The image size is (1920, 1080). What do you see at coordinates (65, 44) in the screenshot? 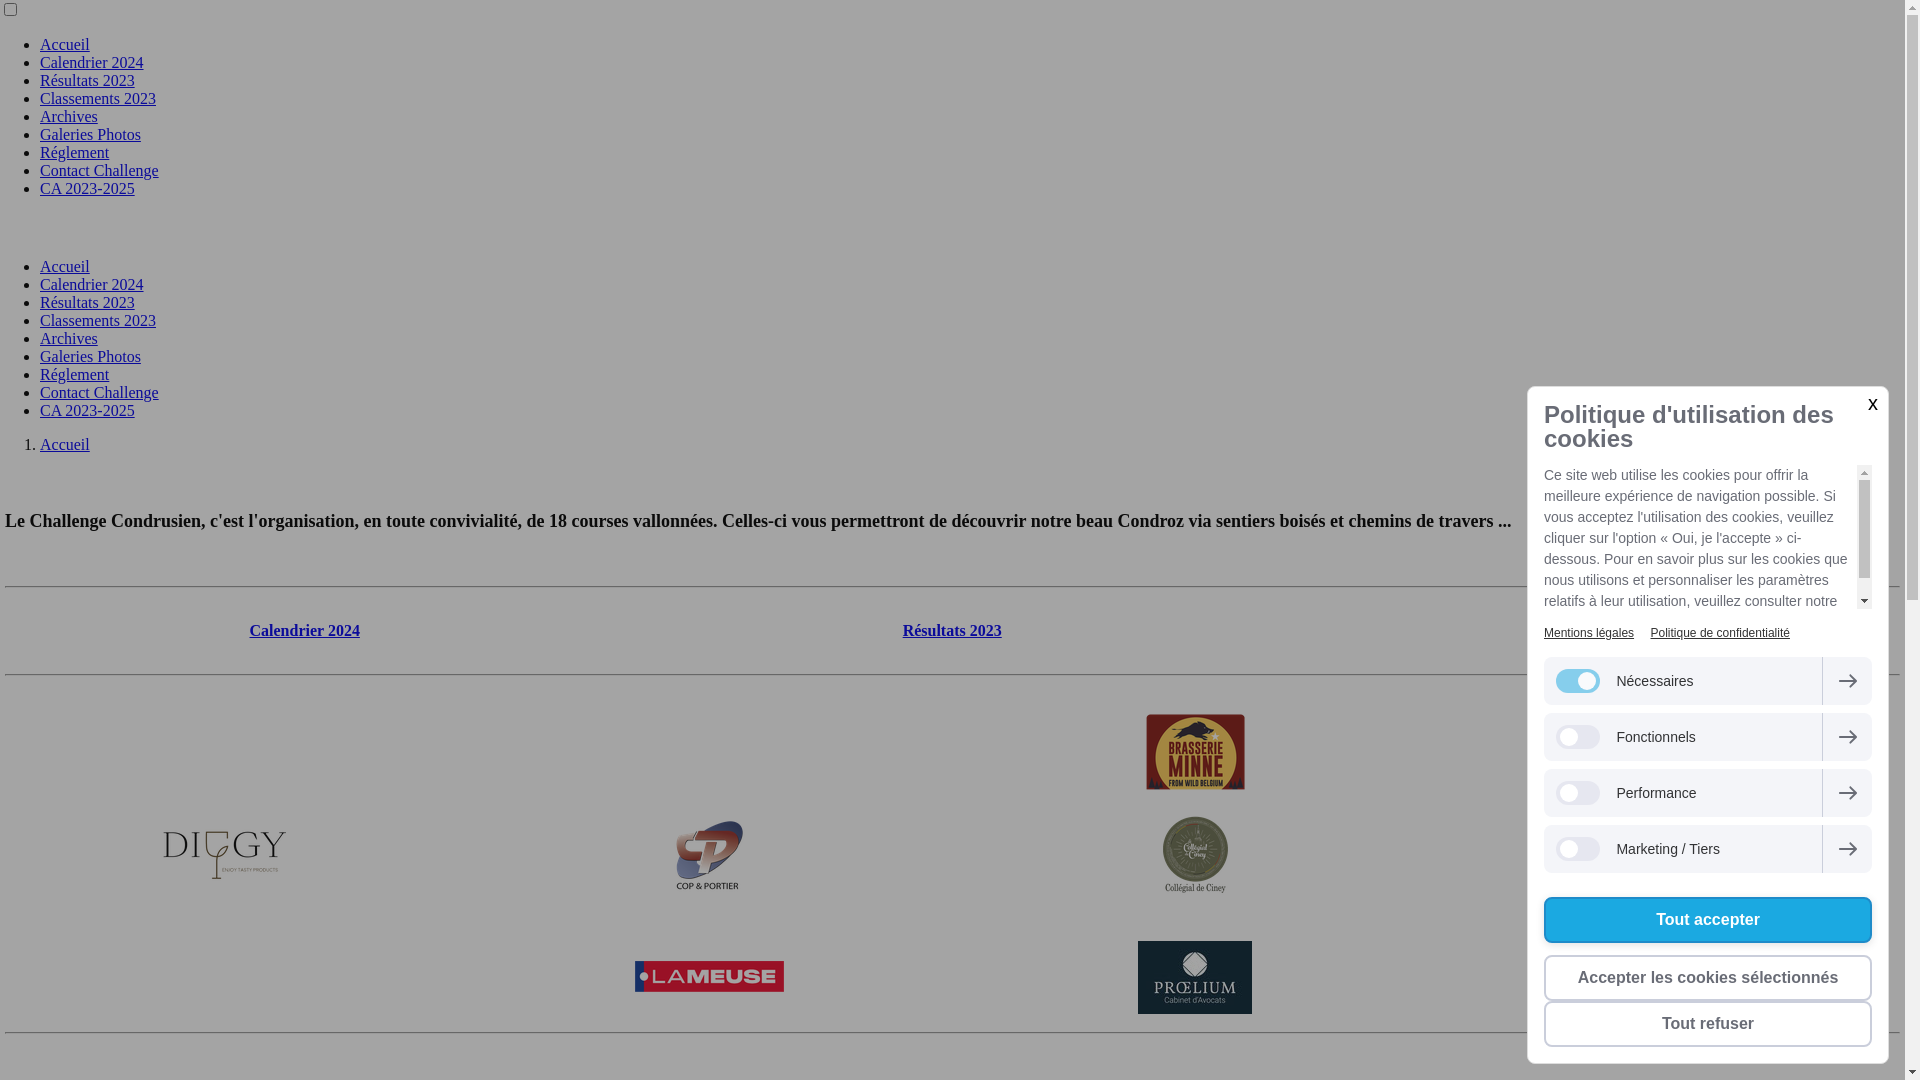
I see `'Accueil'` at bounding box center [65, 44].